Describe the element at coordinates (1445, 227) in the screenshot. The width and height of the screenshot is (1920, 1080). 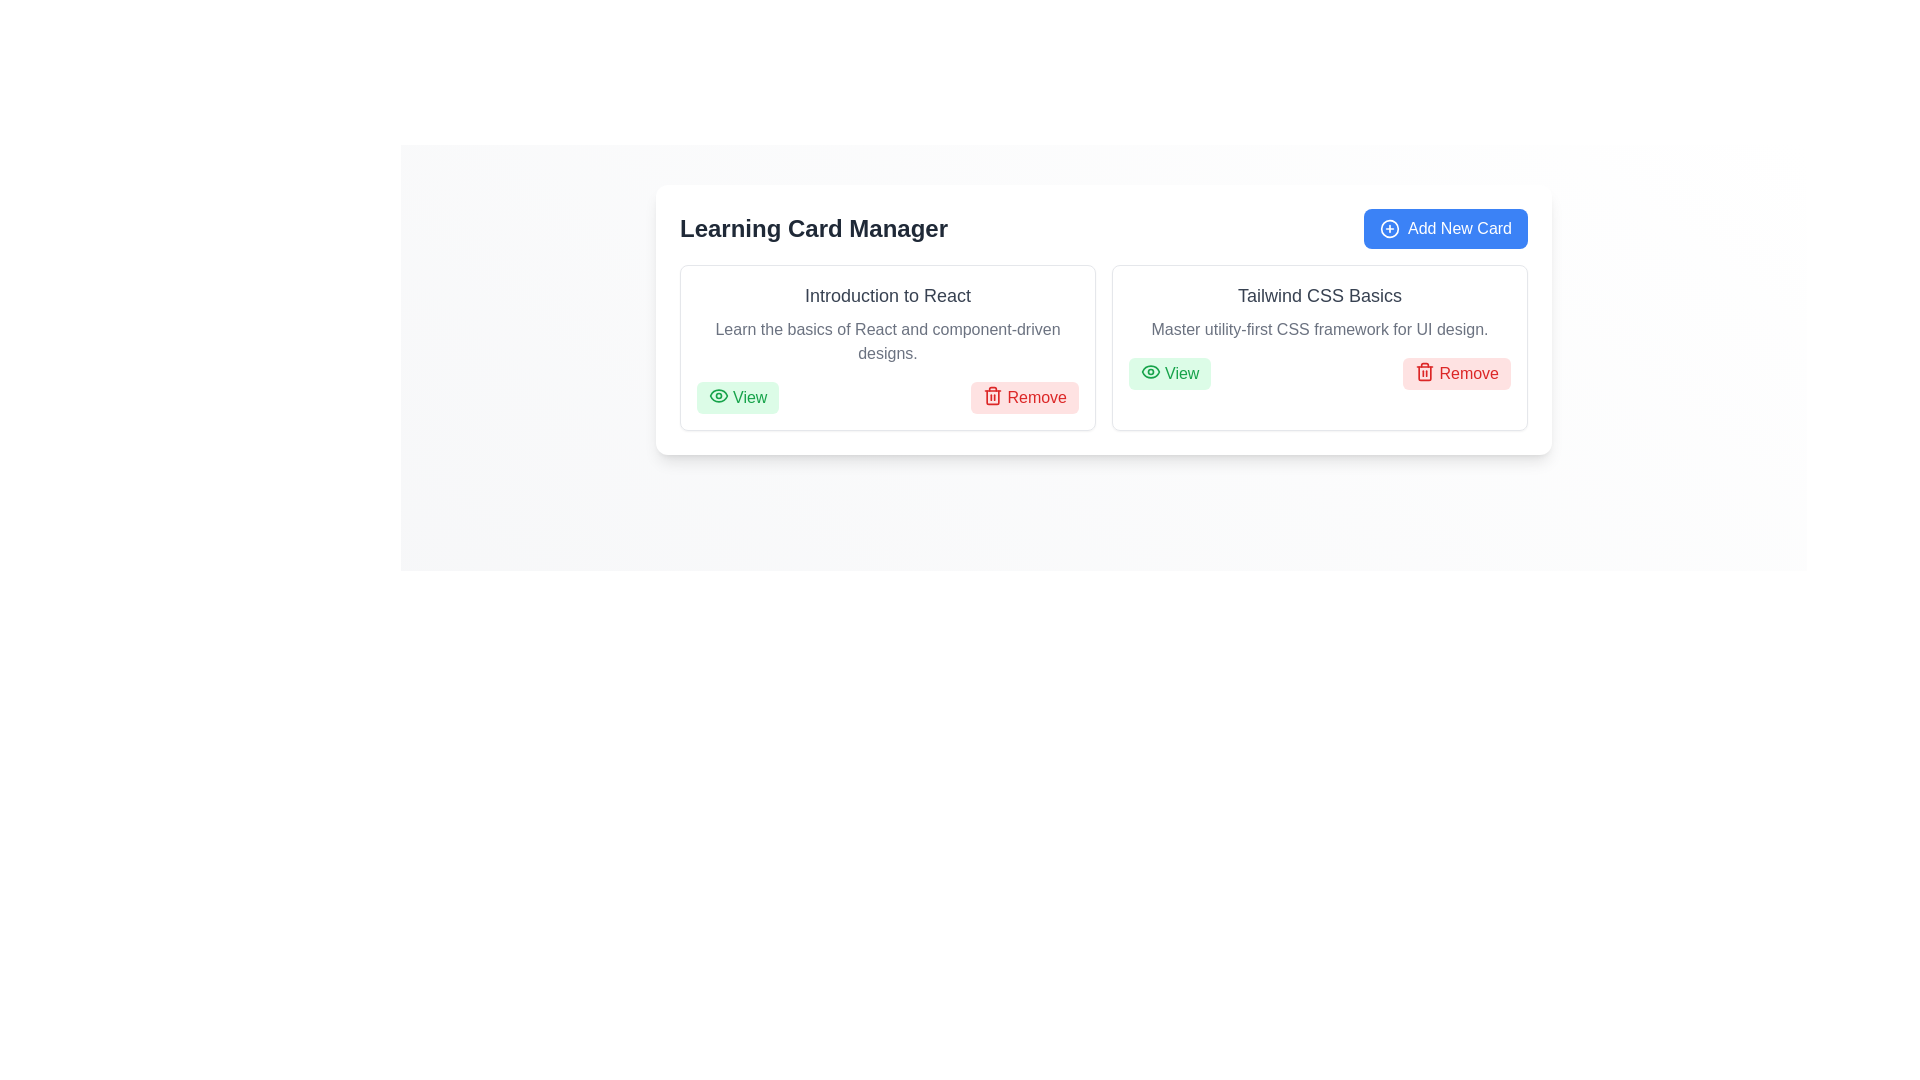
I see `the 'Add New Card' button, which is a rounded rectangular button with a bright blue background and white text, located in the top-right section of the 'Learning Card Manager'` at that location.